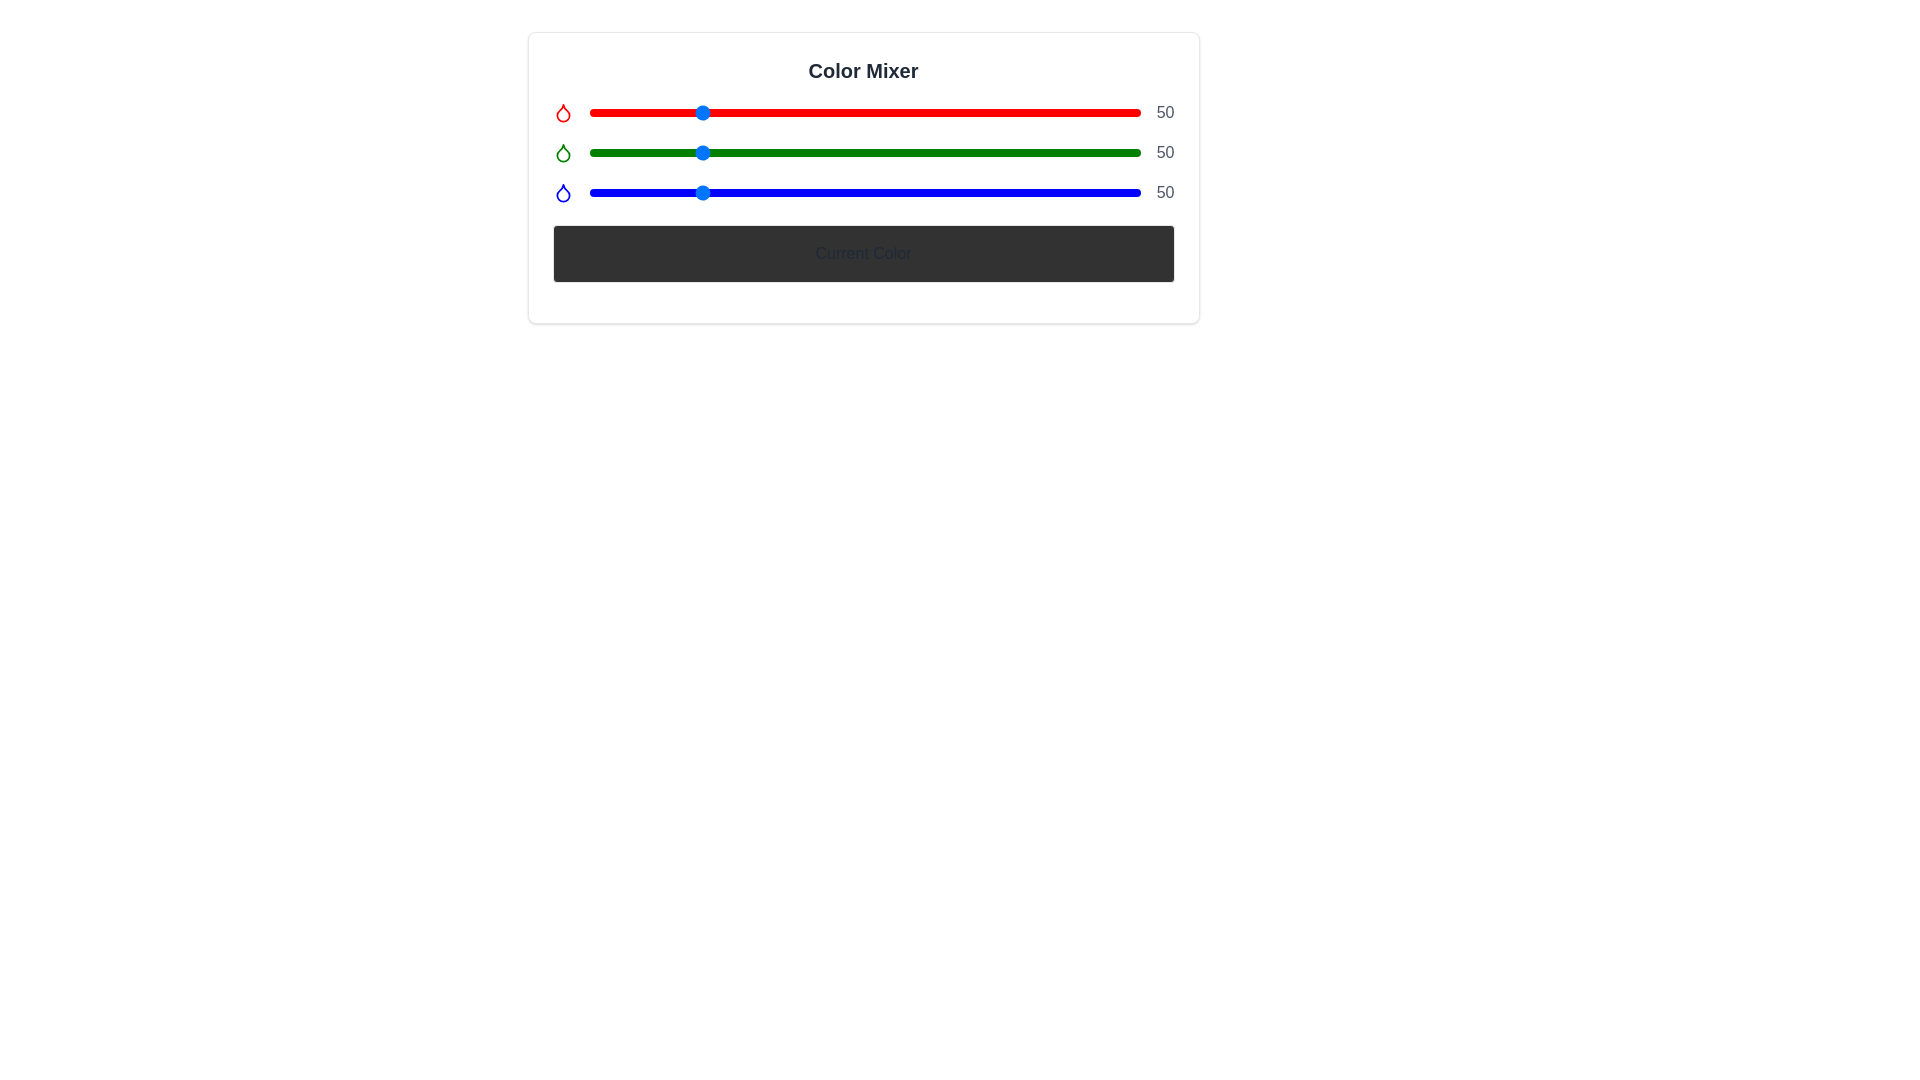 This screenshot has width=1920, height=1080. Describe the element at coordinates (872, 192) in the screenshot. I see `the blue slider to set its value to 131` at that location.